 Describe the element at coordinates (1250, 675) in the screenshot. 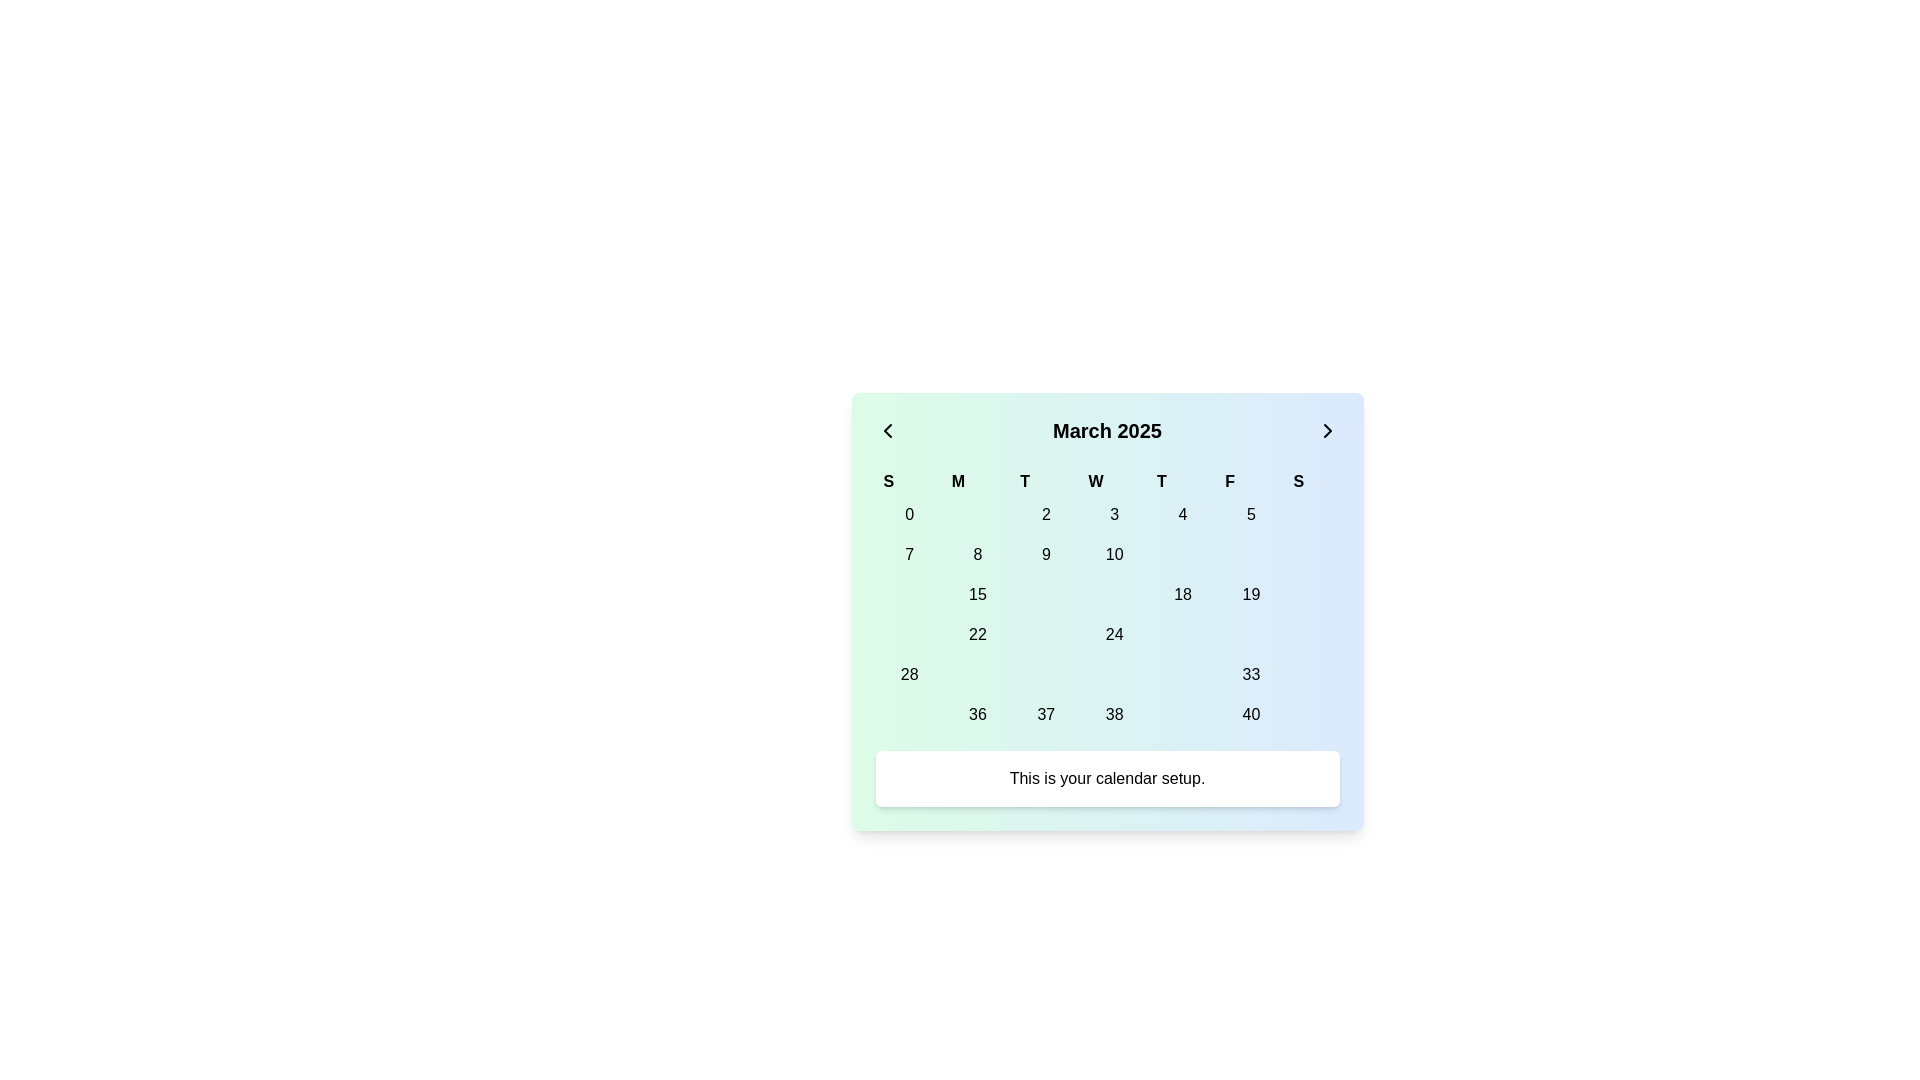

I see `the static text label displaying '33' in black, which is the sixth element in a series of seven horizontally arranged elements on a light-colored background` at that location.